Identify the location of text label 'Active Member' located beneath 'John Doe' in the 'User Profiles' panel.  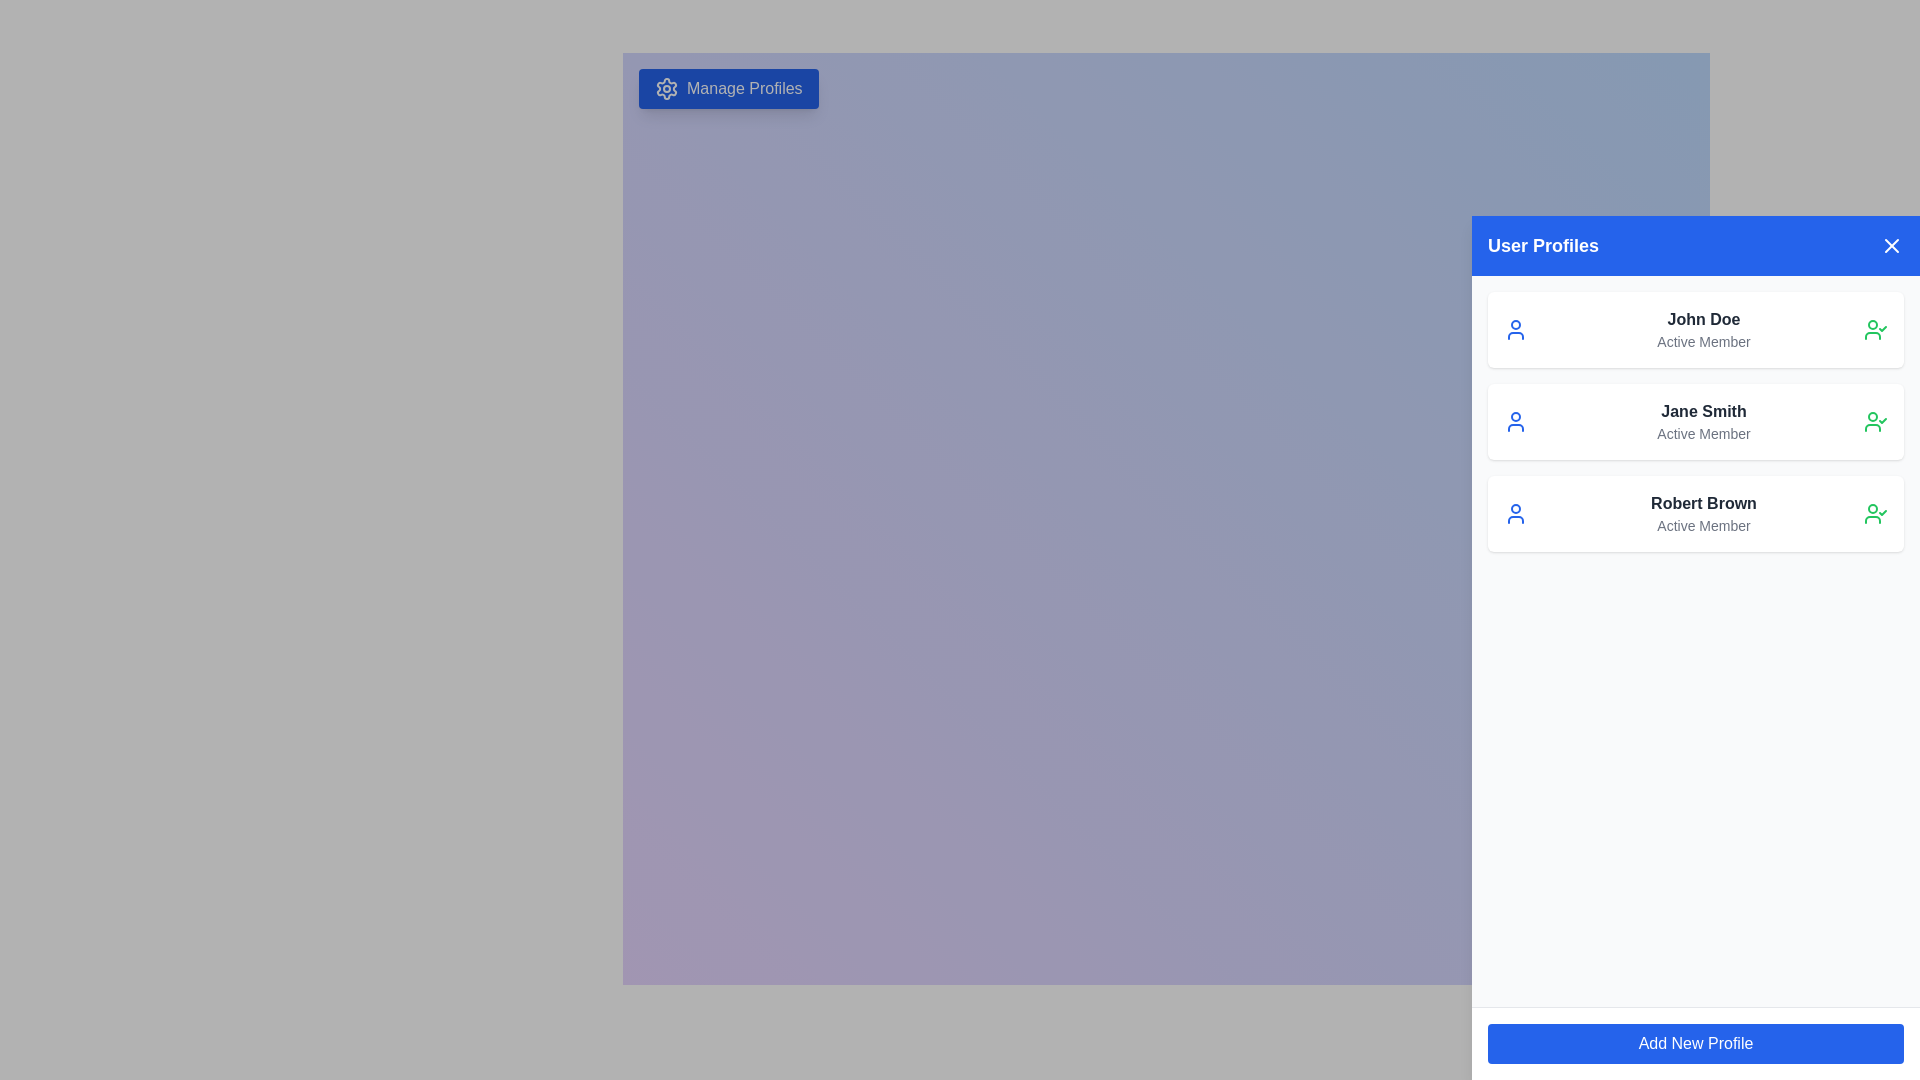
(1703, 341).